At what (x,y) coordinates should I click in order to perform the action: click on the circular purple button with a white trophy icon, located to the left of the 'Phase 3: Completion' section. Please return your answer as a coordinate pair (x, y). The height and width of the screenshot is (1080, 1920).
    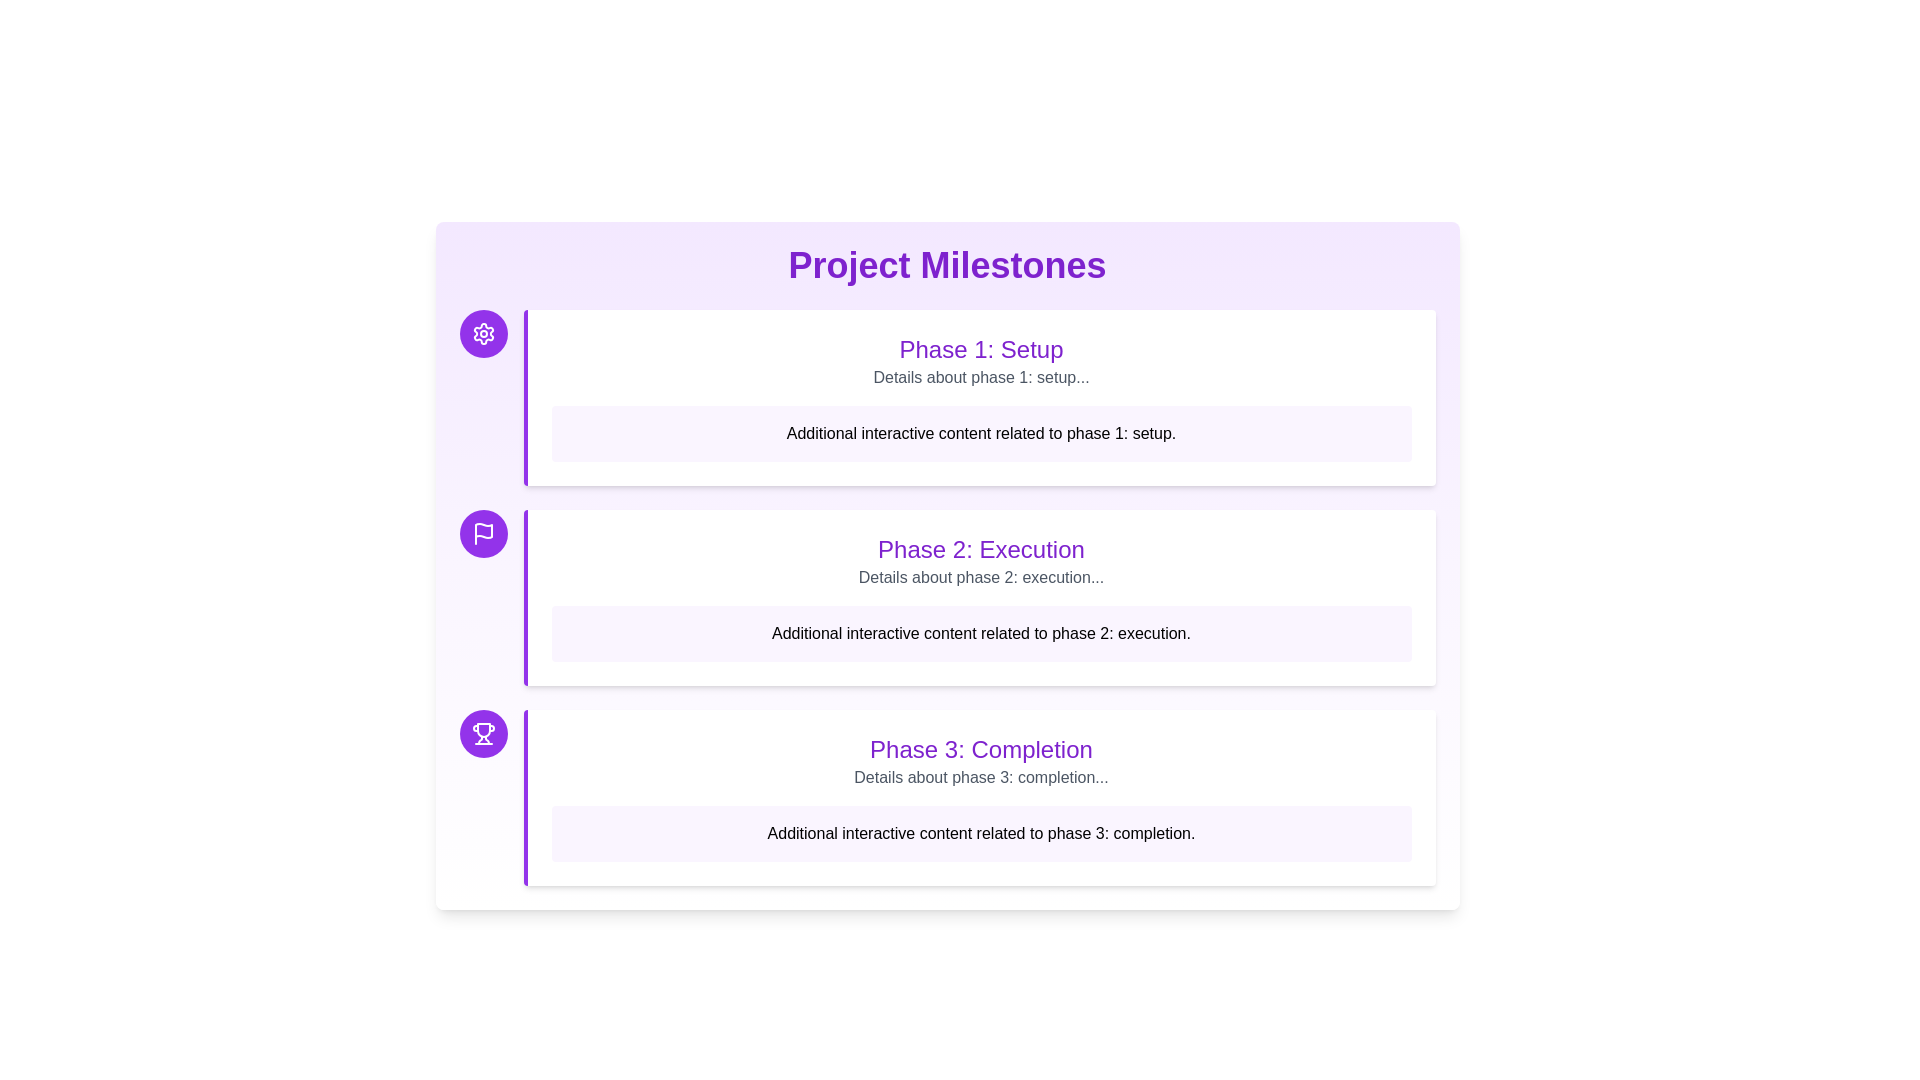
    Looking at the image, I should click on (483, 733).